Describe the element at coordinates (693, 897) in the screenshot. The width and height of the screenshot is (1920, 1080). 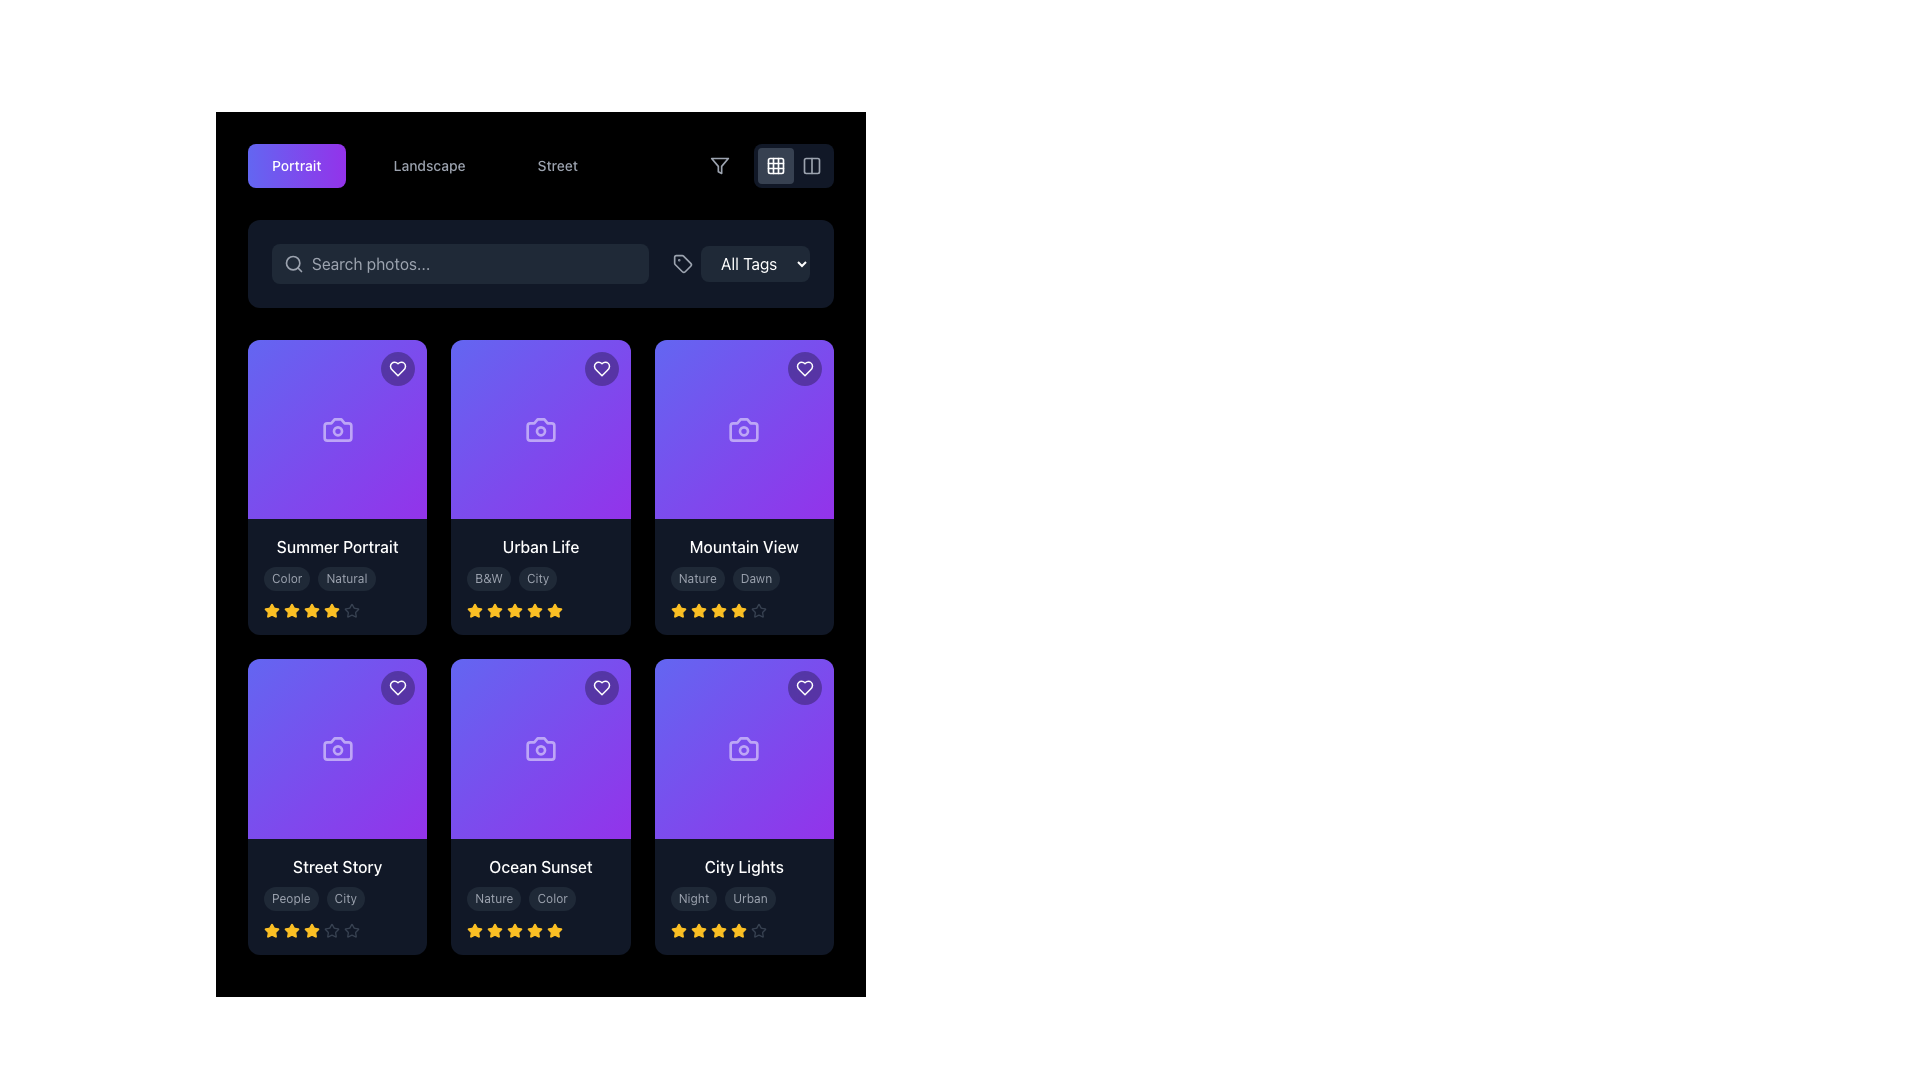
I see `the rounded rectangular label with the text 'Night' that has a dark gray background and light gray text, located in the lower-right card beneath the 'City Lights' heading` at that location.